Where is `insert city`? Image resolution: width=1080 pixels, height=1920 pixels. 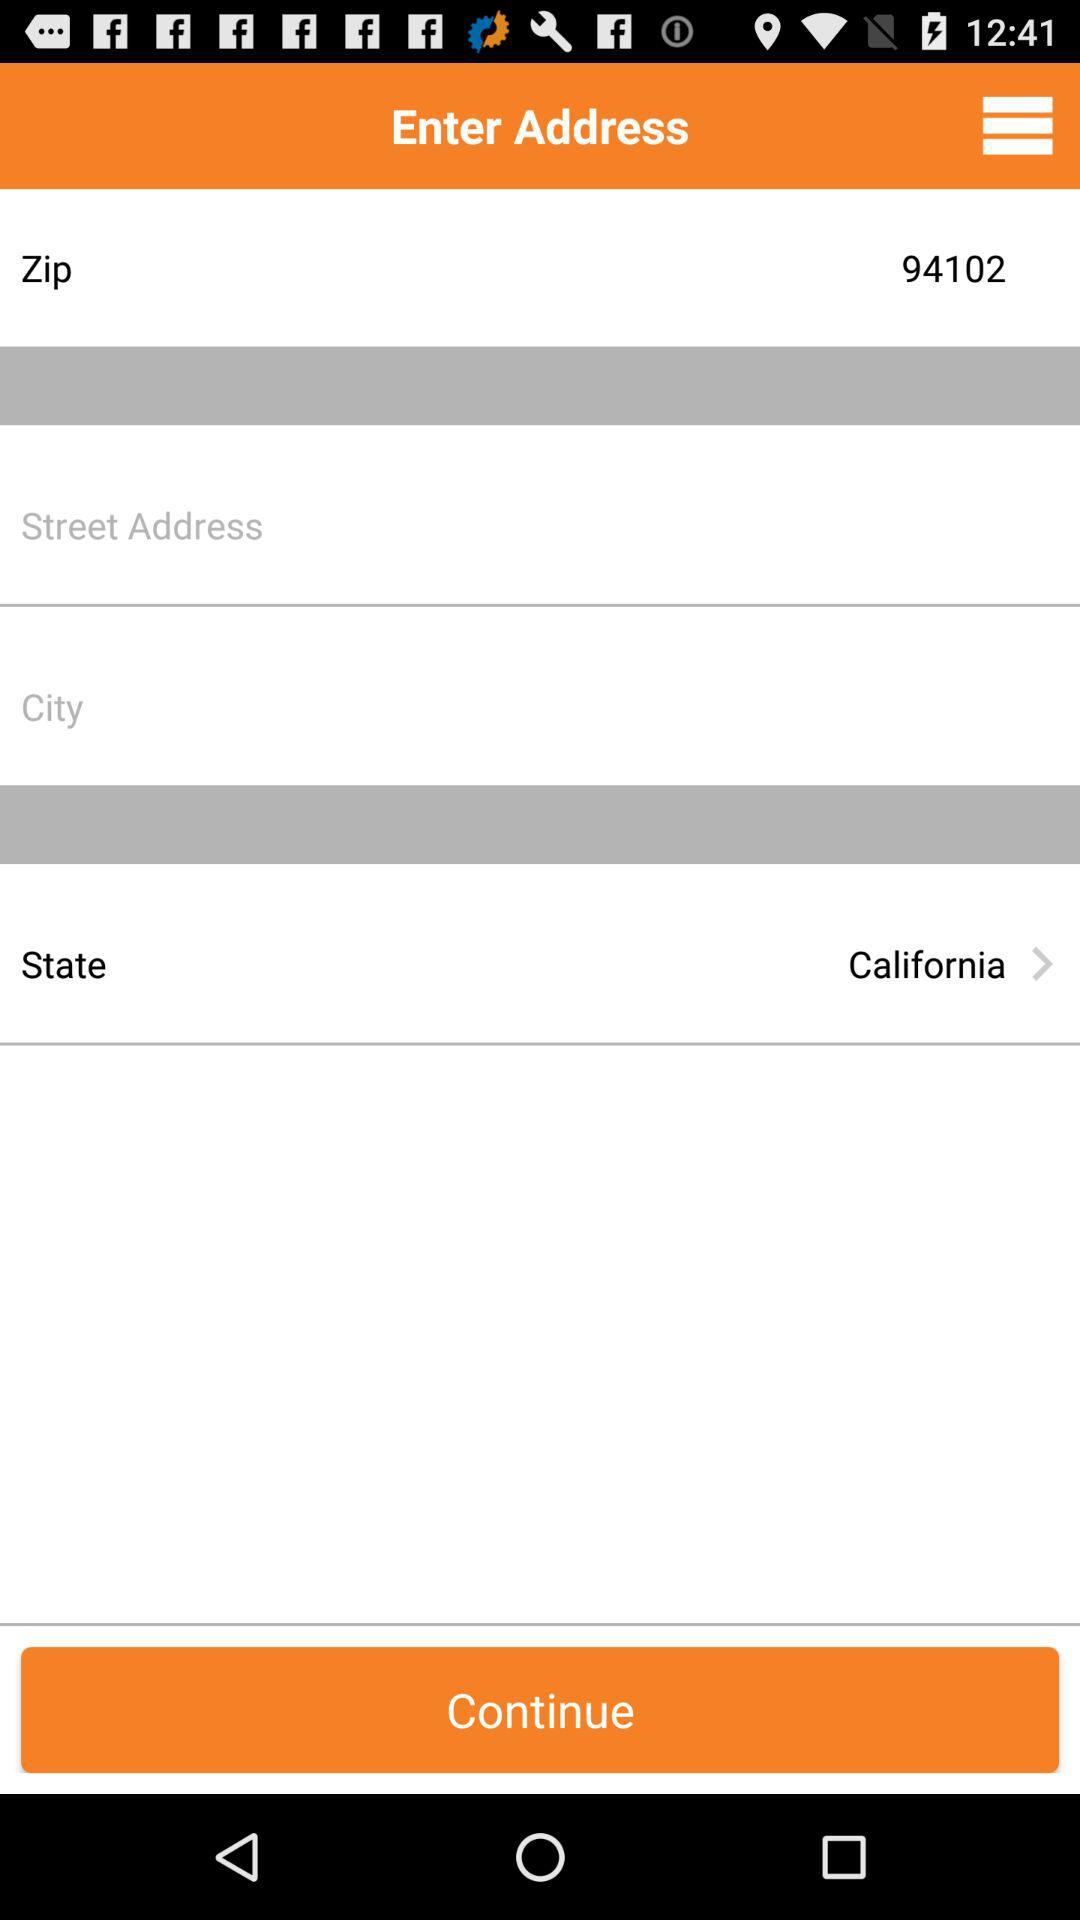
insert city is located at coordinates (694, 706).